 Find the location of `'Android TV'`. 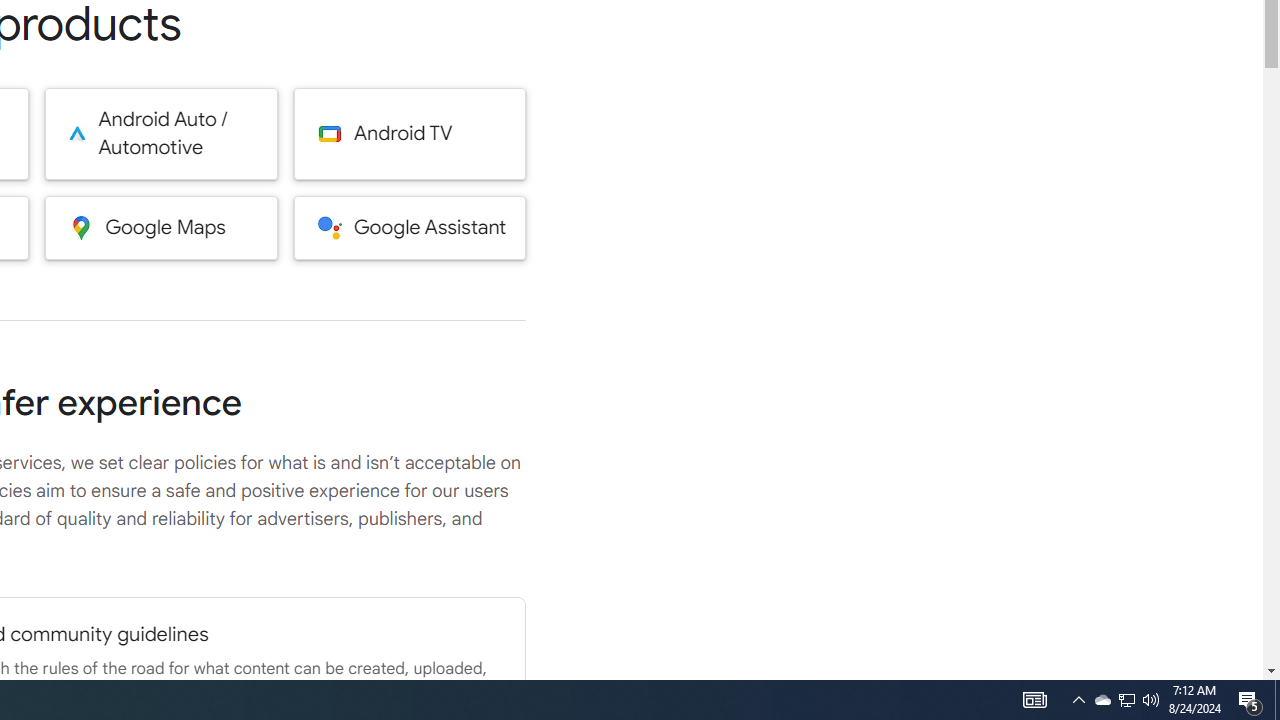

'Android TV' is located at coordinates (409, 133).